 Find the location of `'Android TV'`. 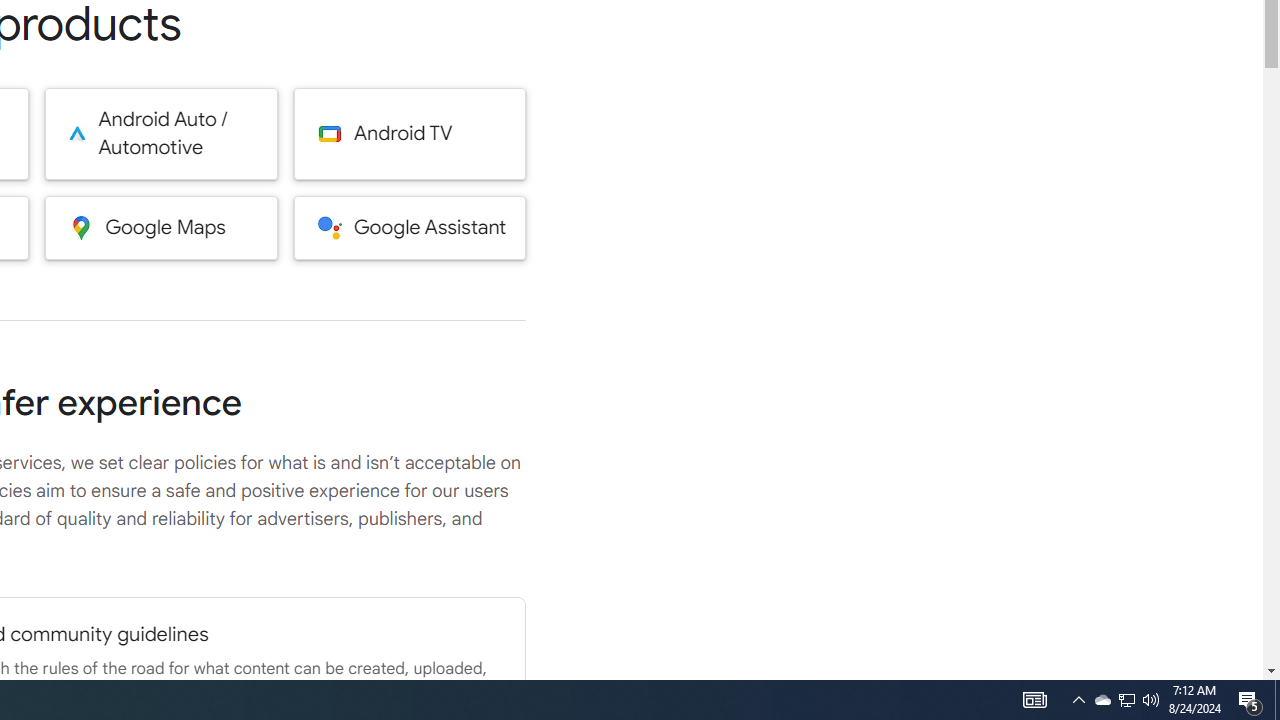

'Android TV' is located at coordinates (409, 133).